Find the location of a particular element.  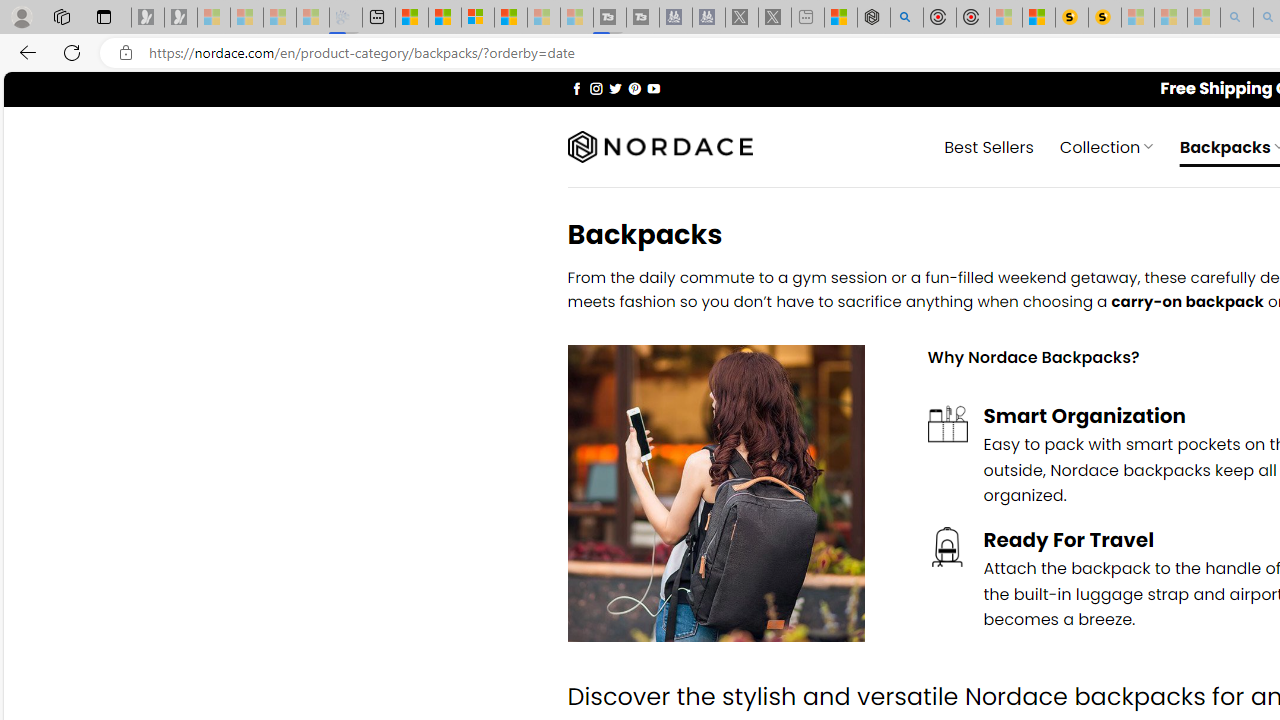

'amazon - Search - Sleeping' is located at coordinates (1236, 17).